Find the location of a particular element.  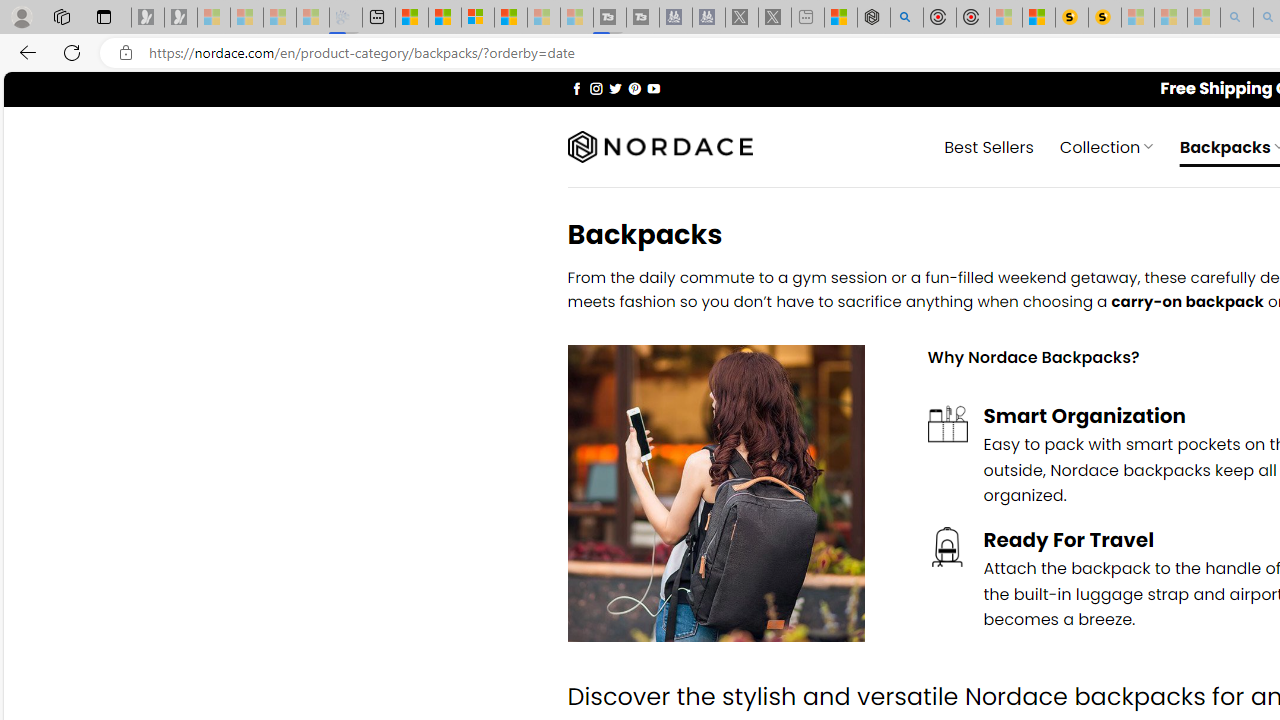

'amazon - Search - Sleeping' is located at coordinates (1236, 17).